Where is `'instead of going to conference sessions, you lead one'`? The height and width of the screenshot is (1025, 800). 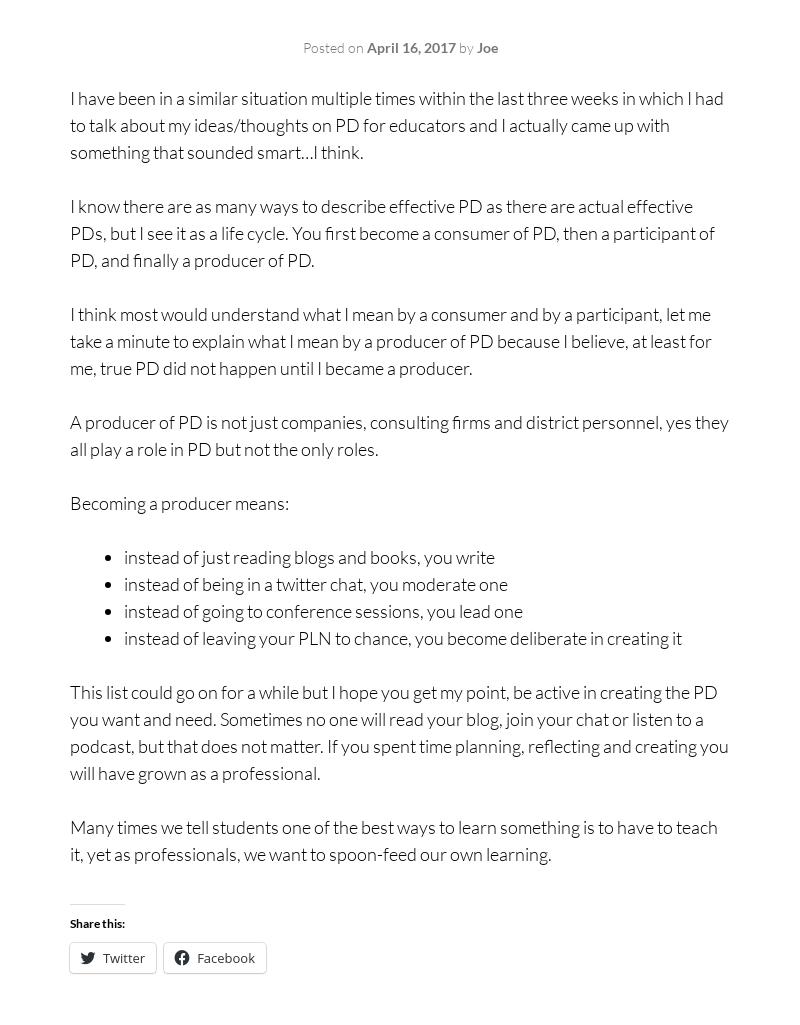 'instead of going to conference sessions, you lead one' is located at coordinates (322, 610).